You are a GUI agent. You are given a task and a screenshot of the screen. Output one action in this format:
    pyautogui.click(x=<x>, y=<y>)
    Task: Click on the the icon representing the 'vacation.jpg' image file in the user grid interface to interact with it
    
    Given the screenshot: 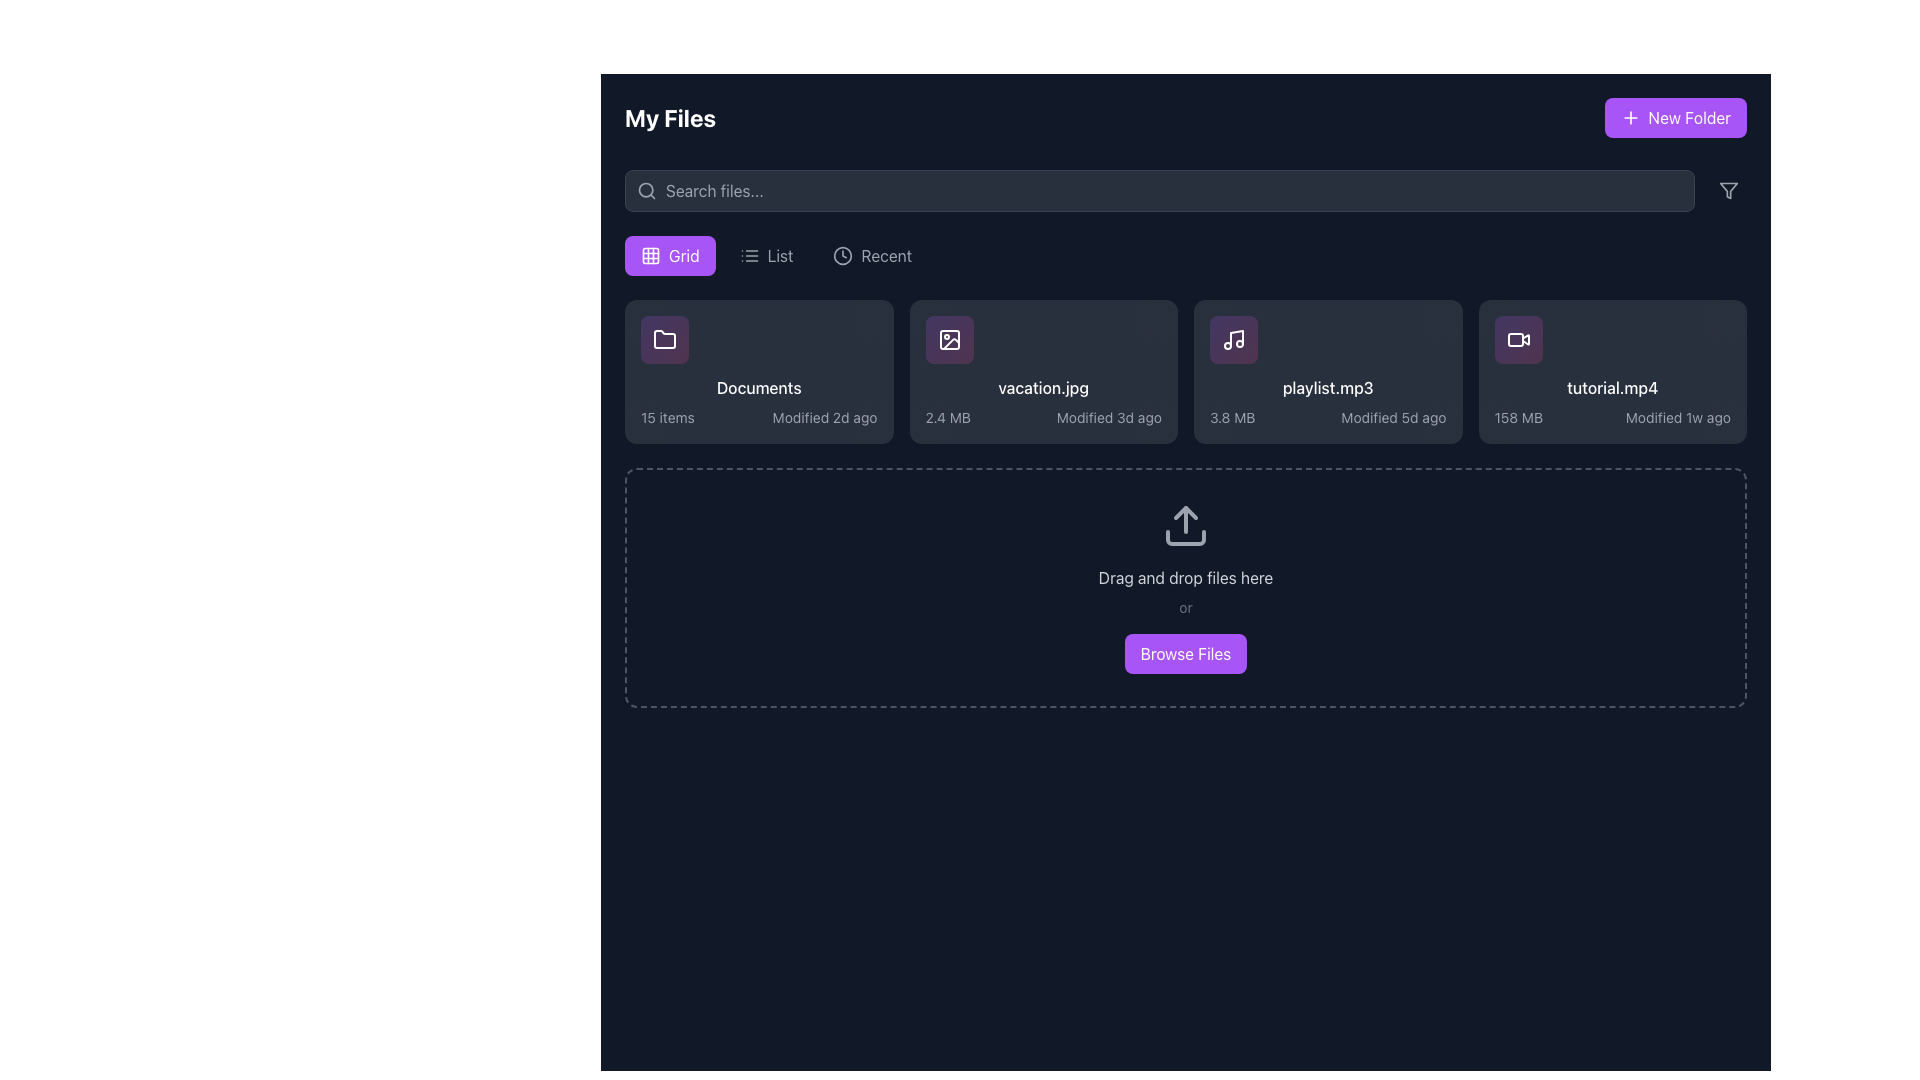 What is the action you would take?
    pyautogui.click(x=948, y=338)
    